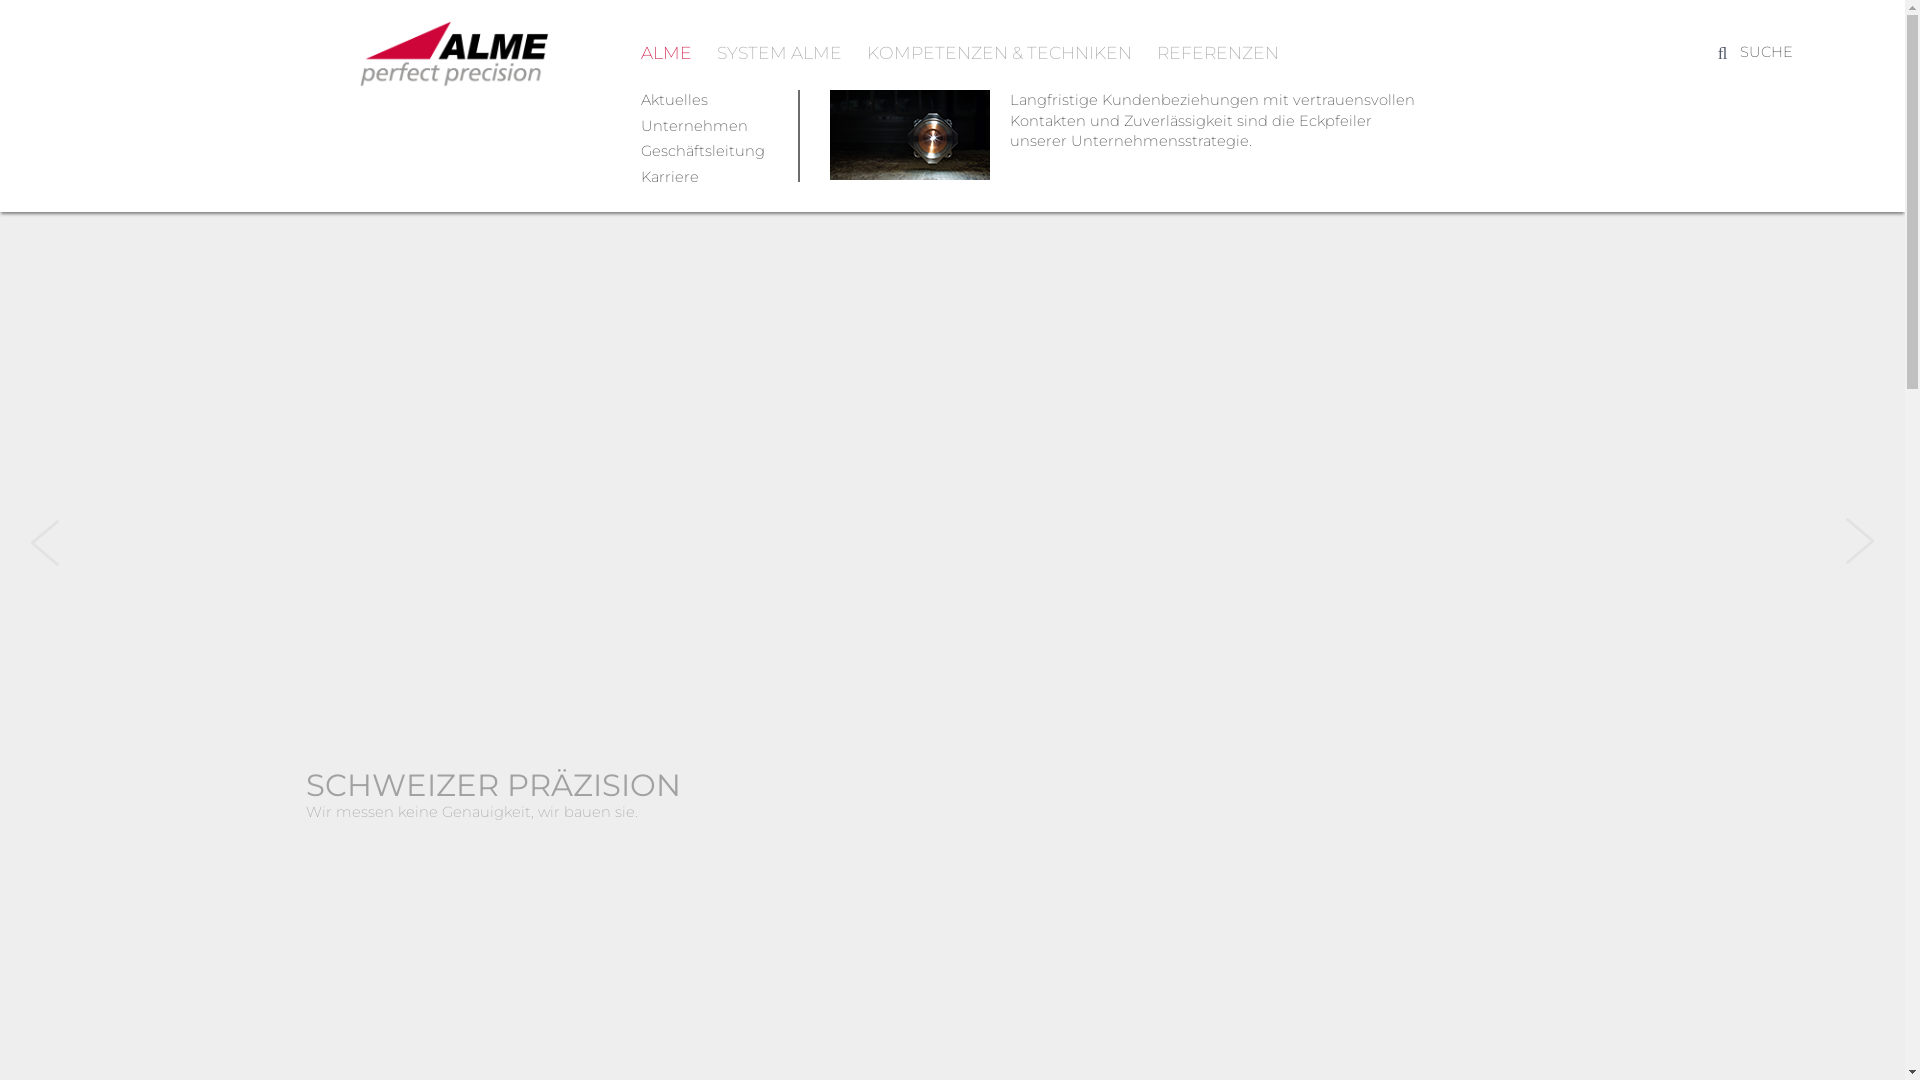 The height and width of the screenshot is (1080, 1920). Describe the element at coordinates (673, 100) in the screenshot. I see `'Aktuelles'` at that location.